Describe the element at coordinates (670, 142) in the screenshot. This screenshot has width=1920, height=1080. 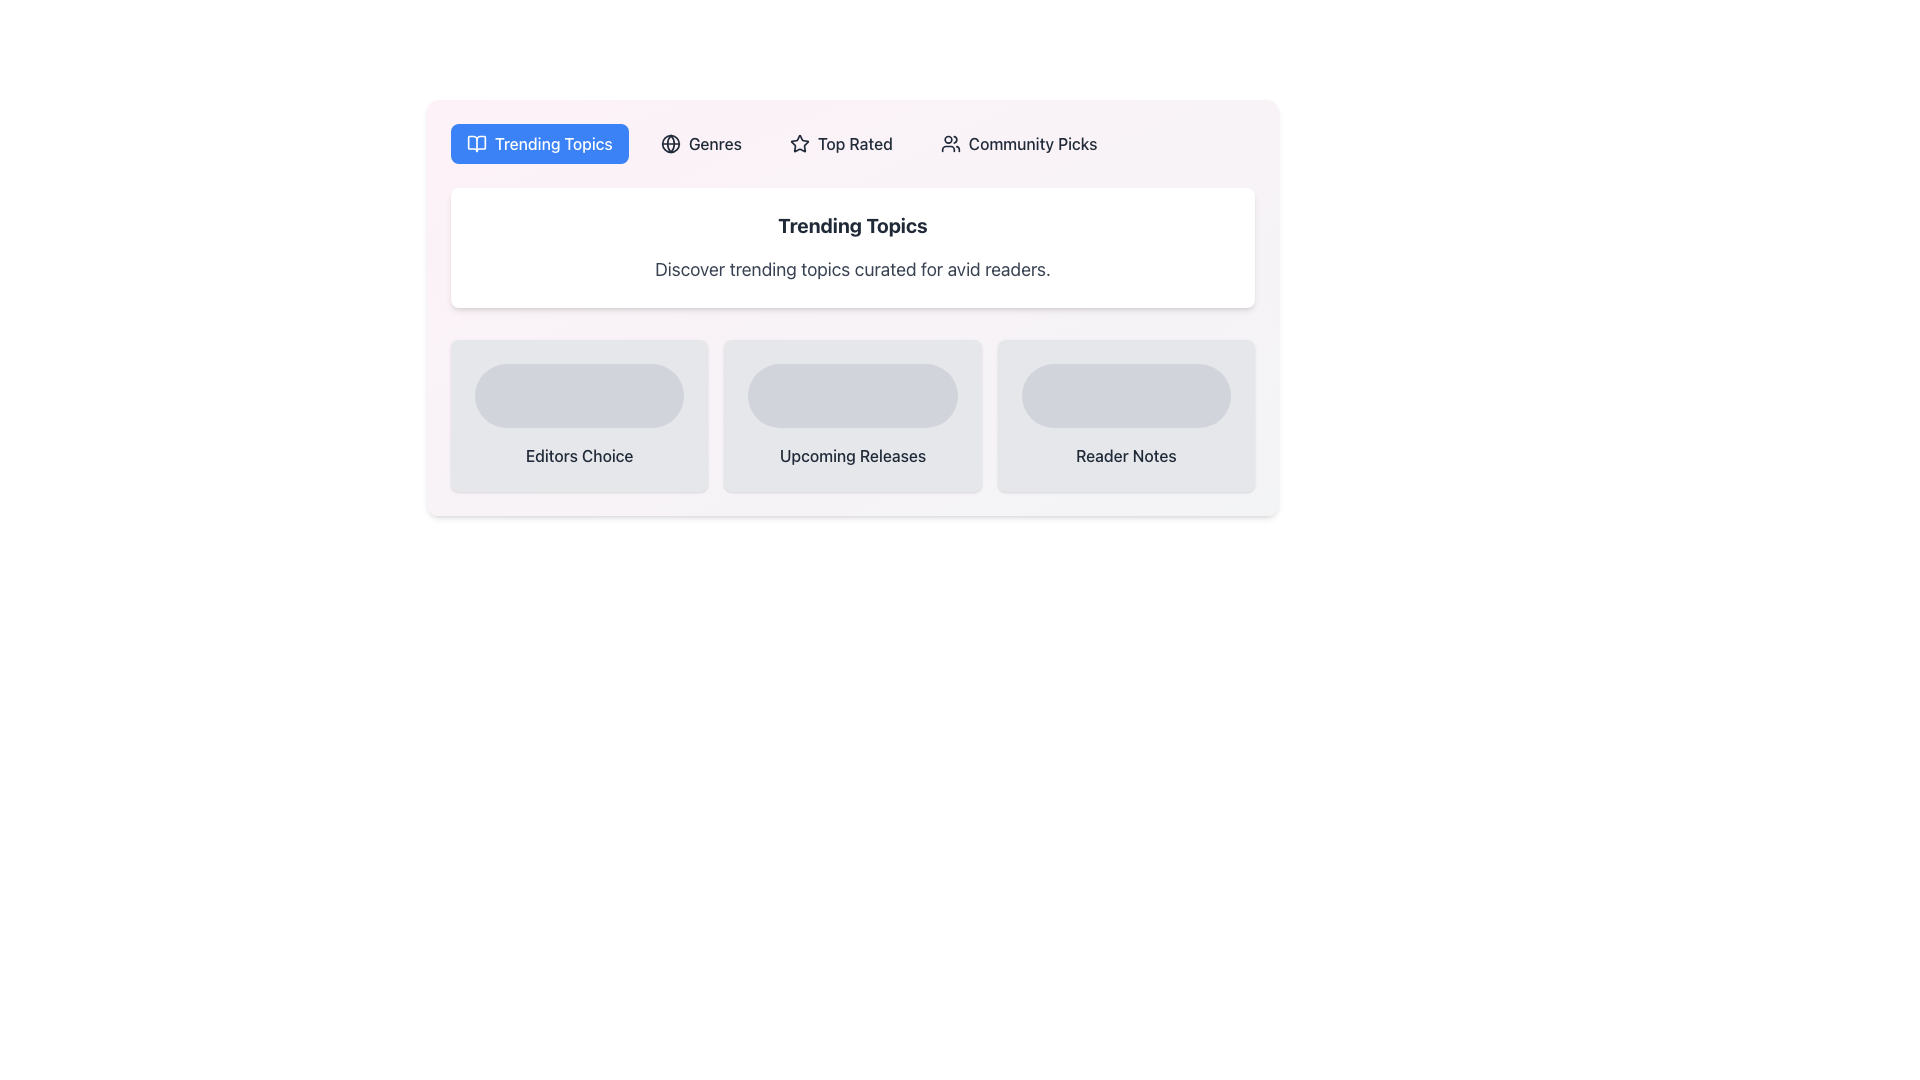
I see `the graphical SVG circle element that is part of the icon representing connectivity, located to the right of the 'Trending Topics' label in the top navigation bar` at that location.